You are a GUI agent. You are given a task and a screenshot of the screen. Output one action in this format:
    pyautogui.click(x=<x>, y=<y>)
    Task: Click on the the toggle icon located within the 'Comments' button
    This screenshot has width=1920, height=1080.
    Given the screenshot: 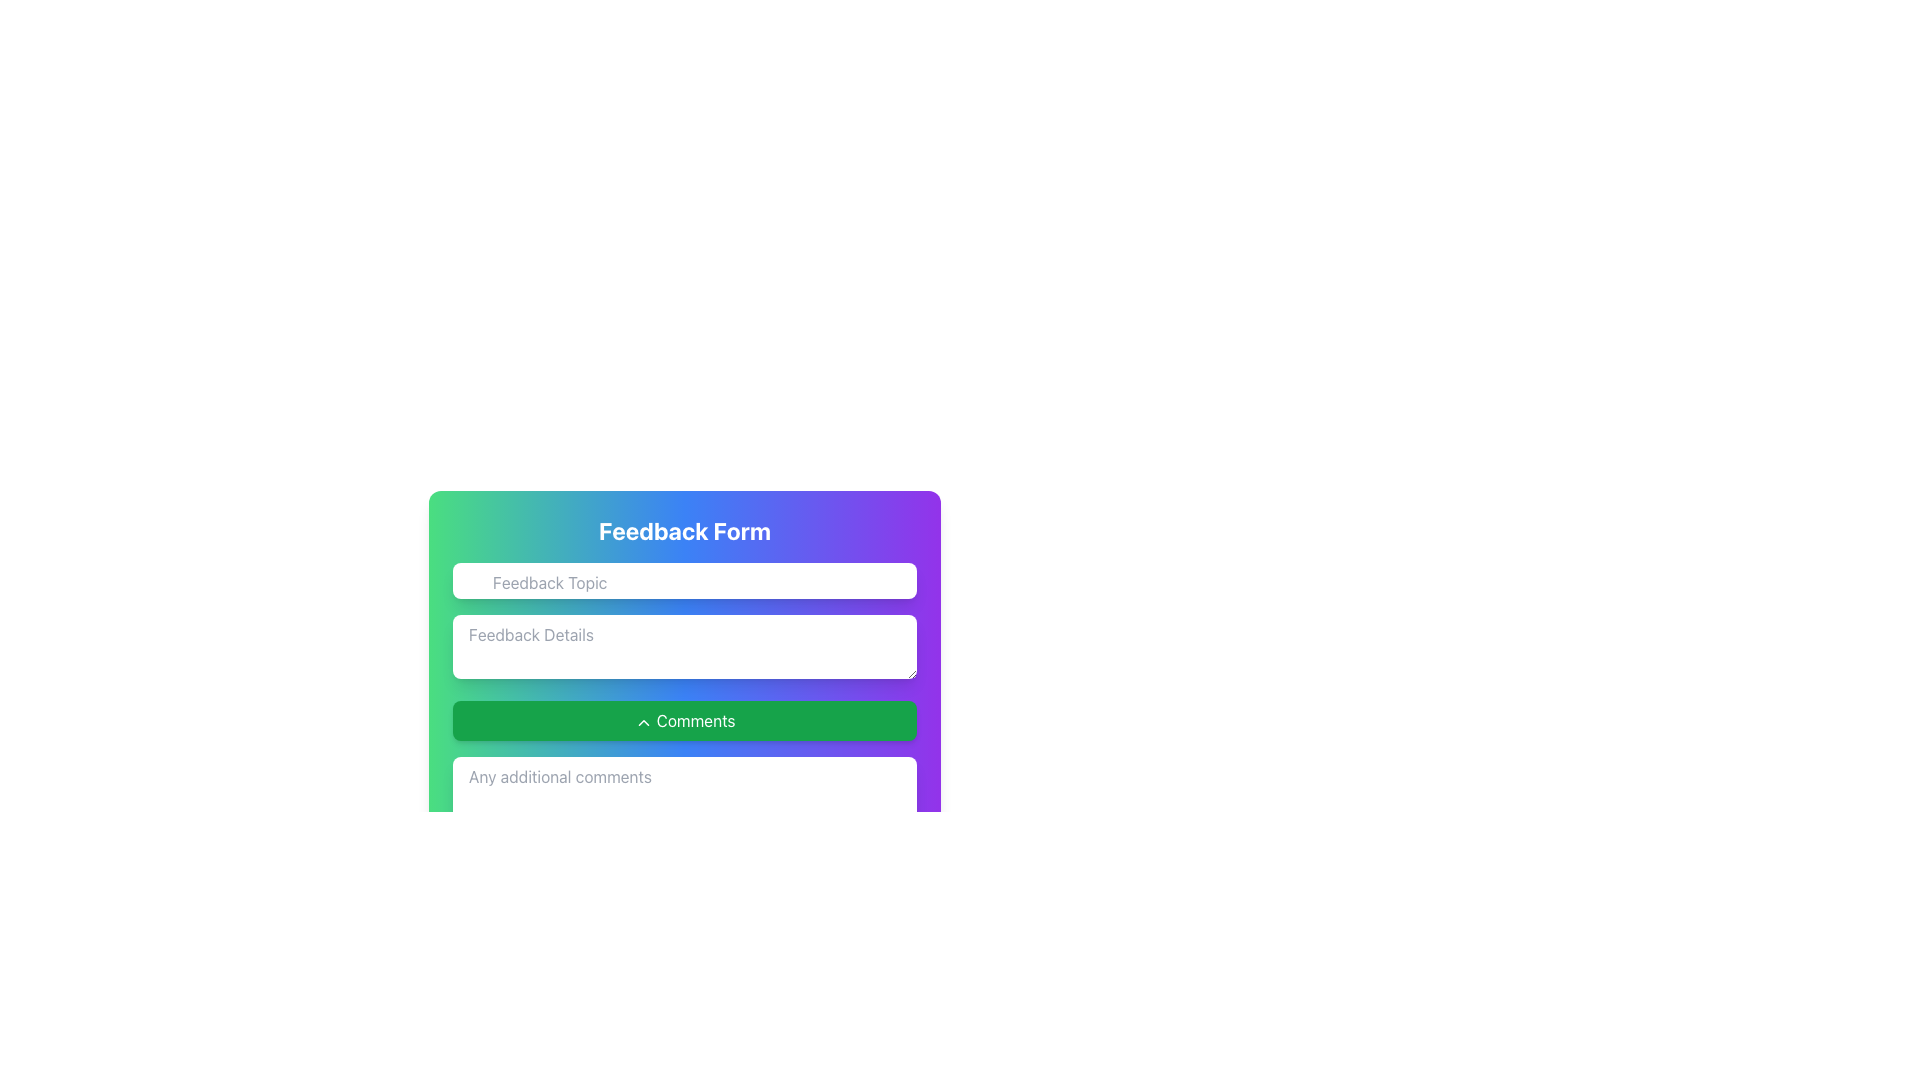 What is the action you would take?
    pyautogui.click(x=643, y=722)
    